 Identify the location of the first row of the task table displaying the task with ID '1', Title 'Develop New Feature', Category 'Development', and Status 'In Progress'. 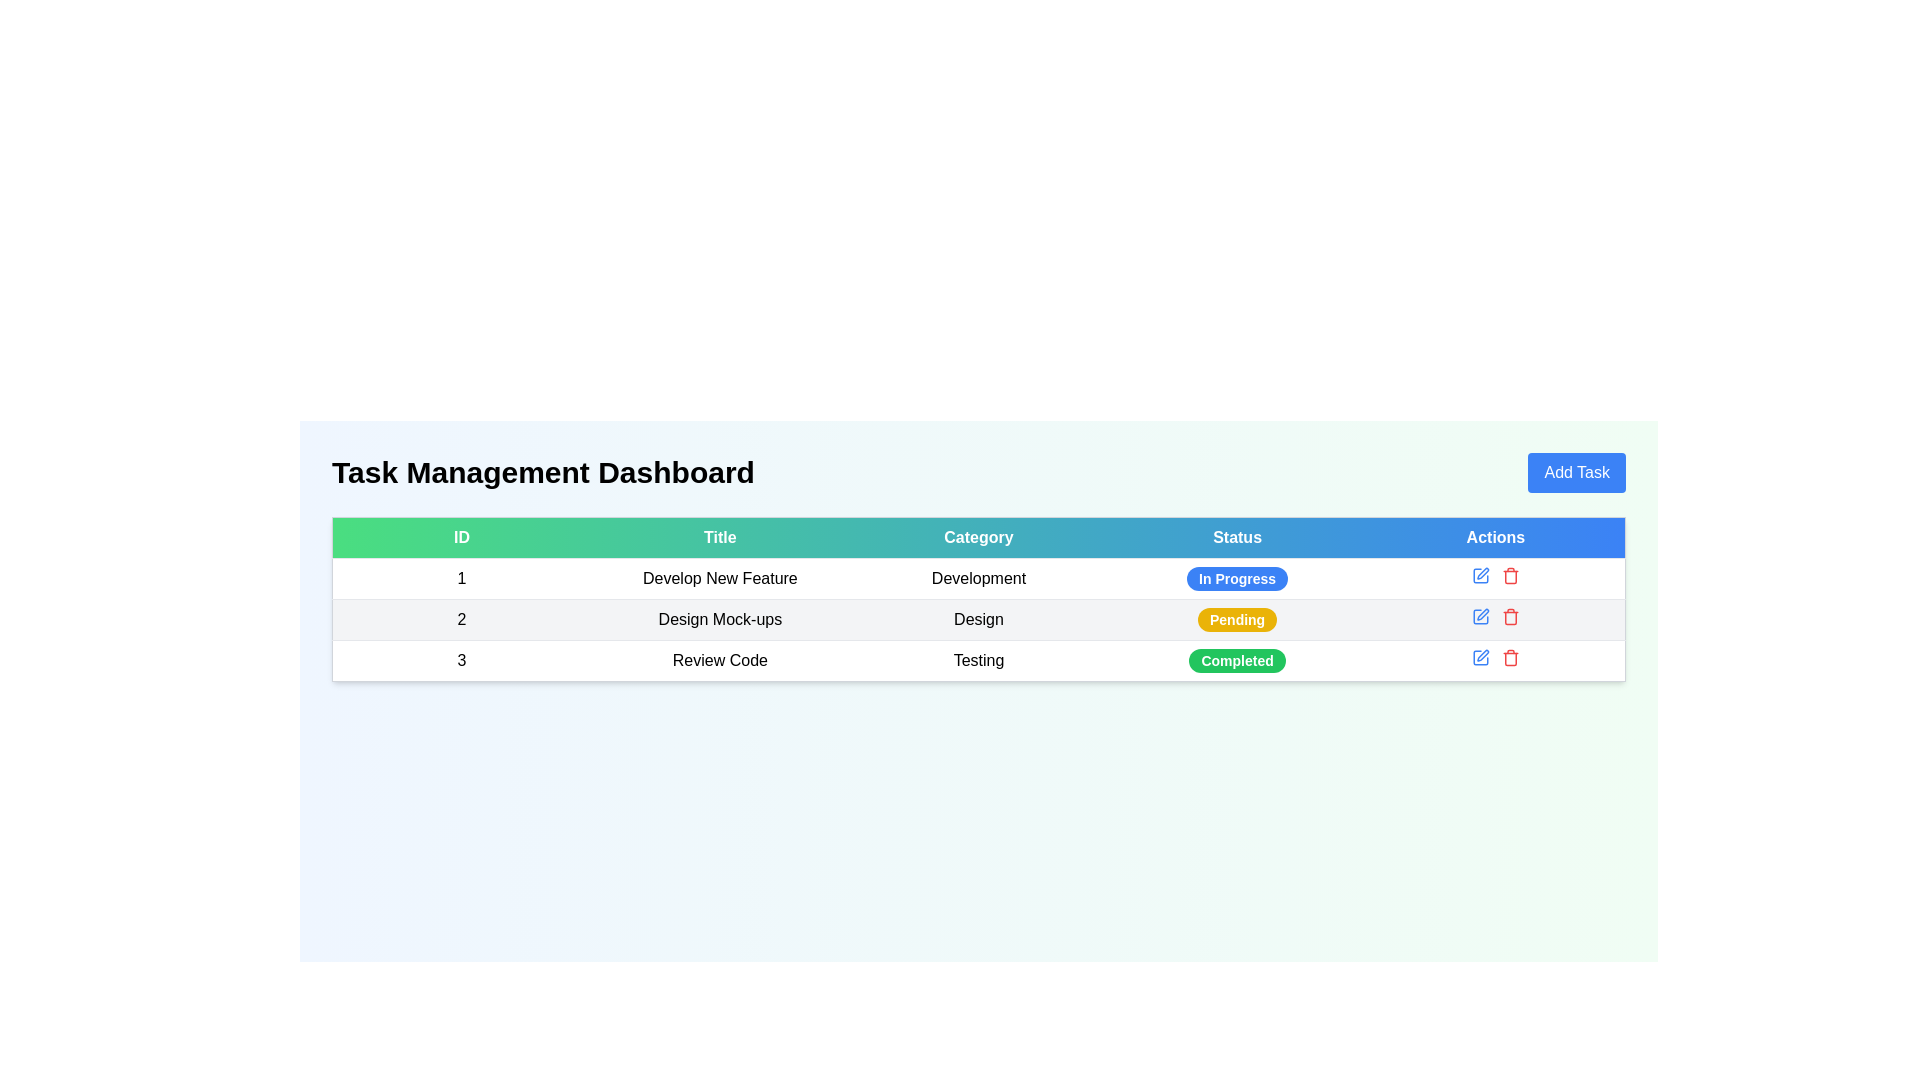
(979, 578).